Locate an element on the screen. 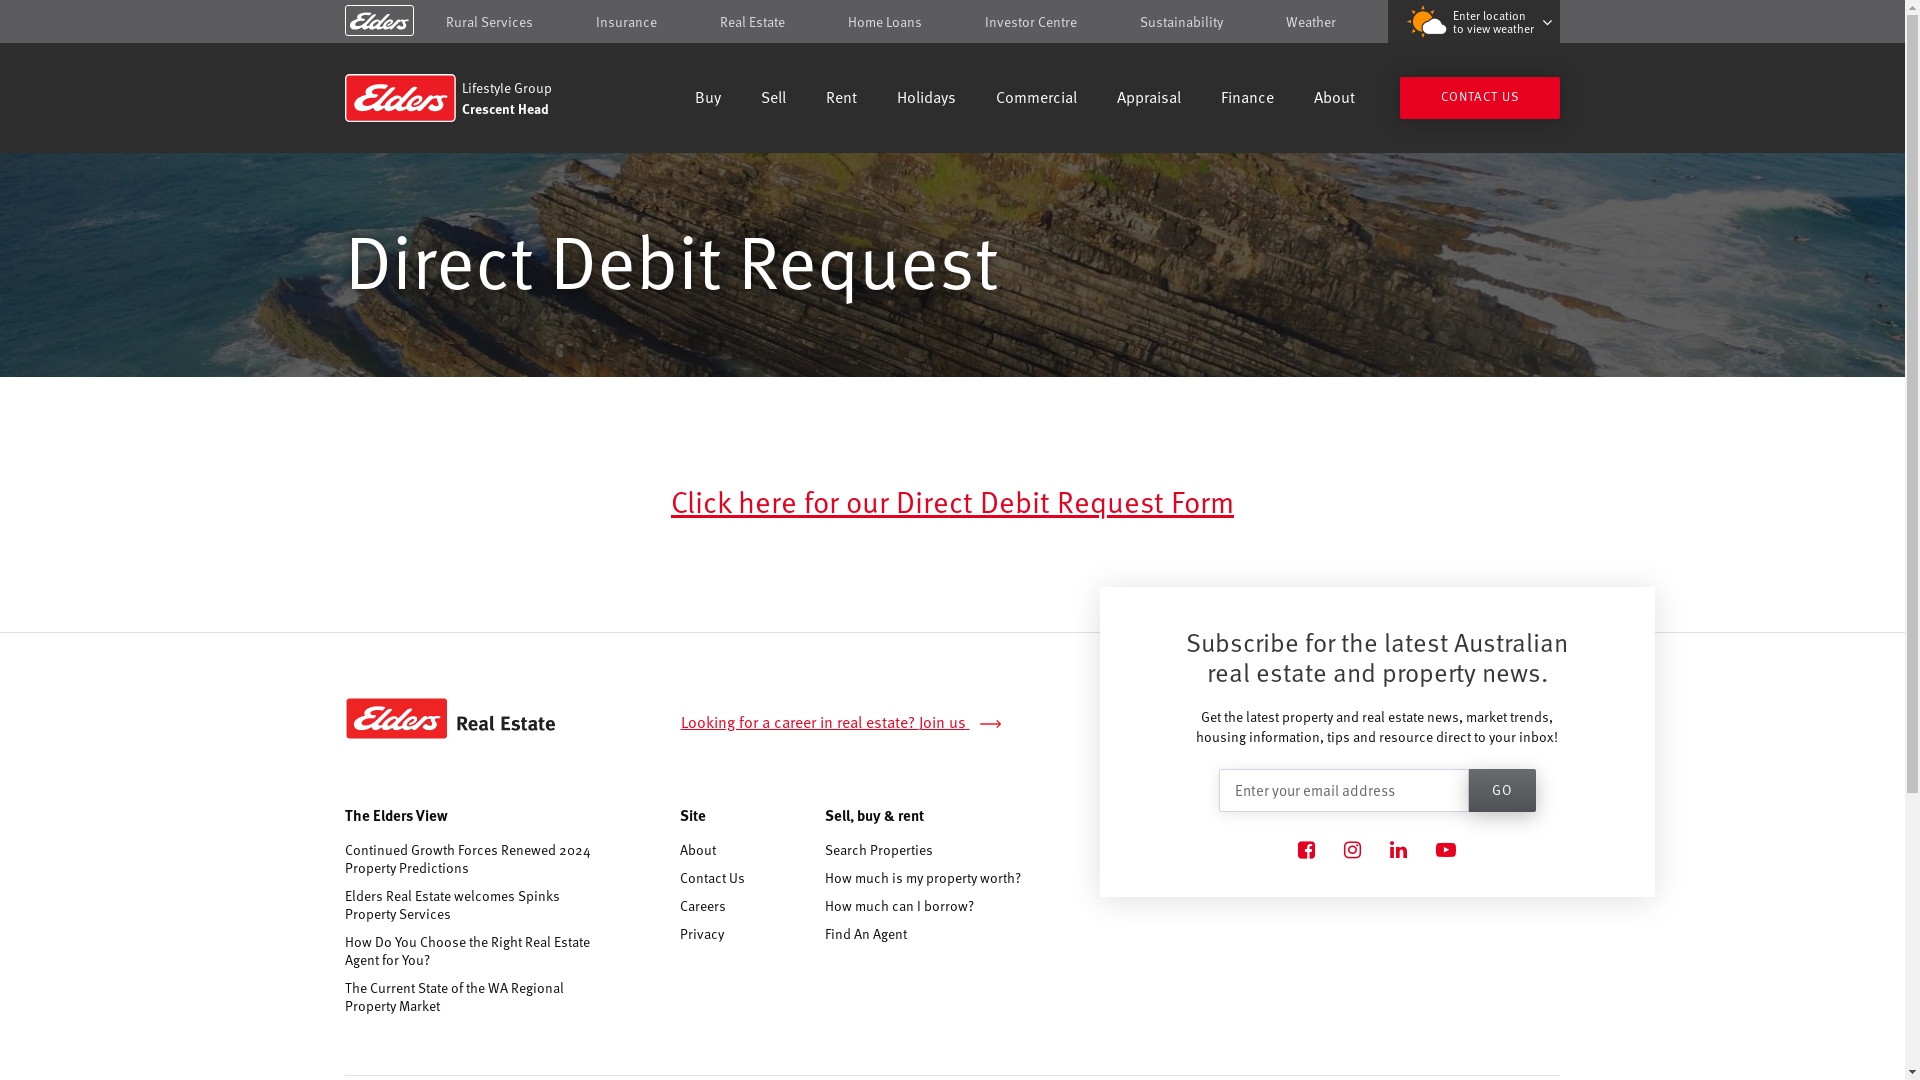  'About' is located at coordinates (697, 849).